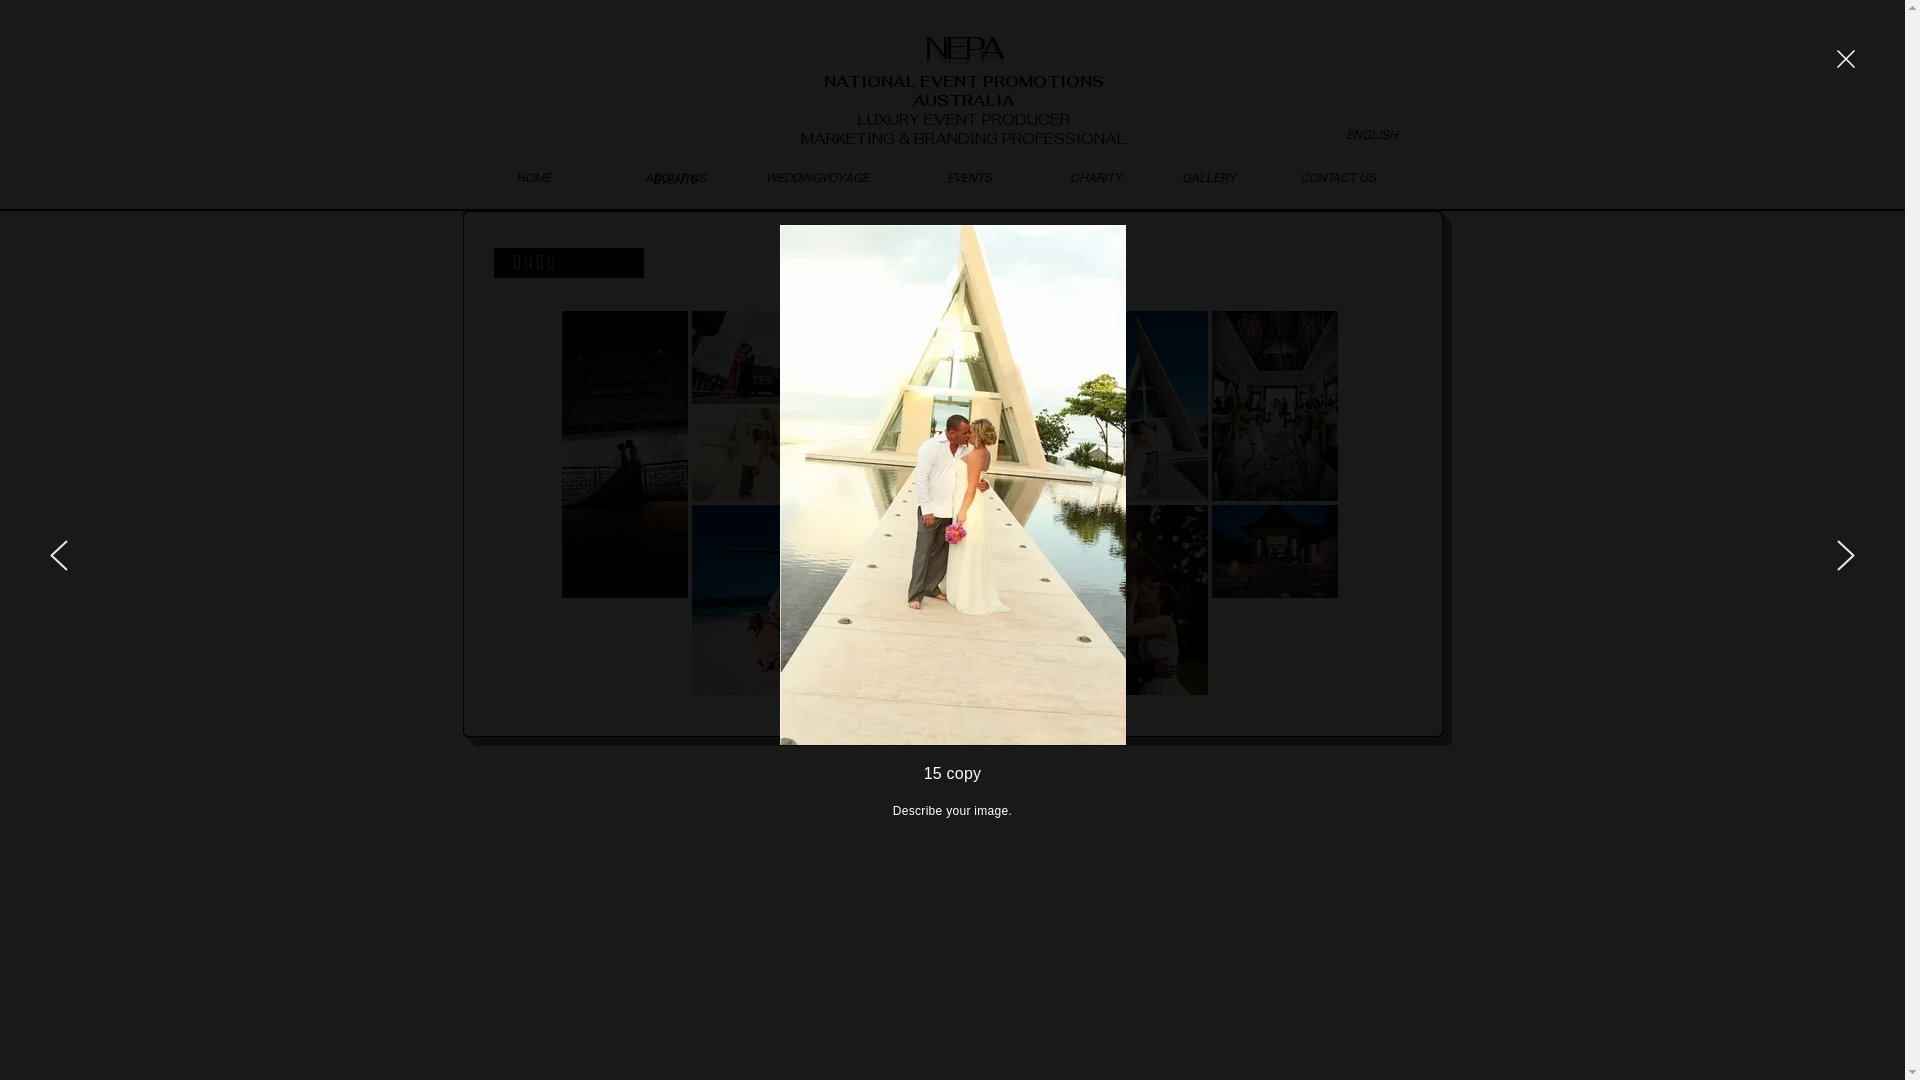 The image size is (1920, 1080). What do you see at coordinates (1370, 135) in the screenshot?
I see `'ENGLISH'` at bounding box center [1370, 135].